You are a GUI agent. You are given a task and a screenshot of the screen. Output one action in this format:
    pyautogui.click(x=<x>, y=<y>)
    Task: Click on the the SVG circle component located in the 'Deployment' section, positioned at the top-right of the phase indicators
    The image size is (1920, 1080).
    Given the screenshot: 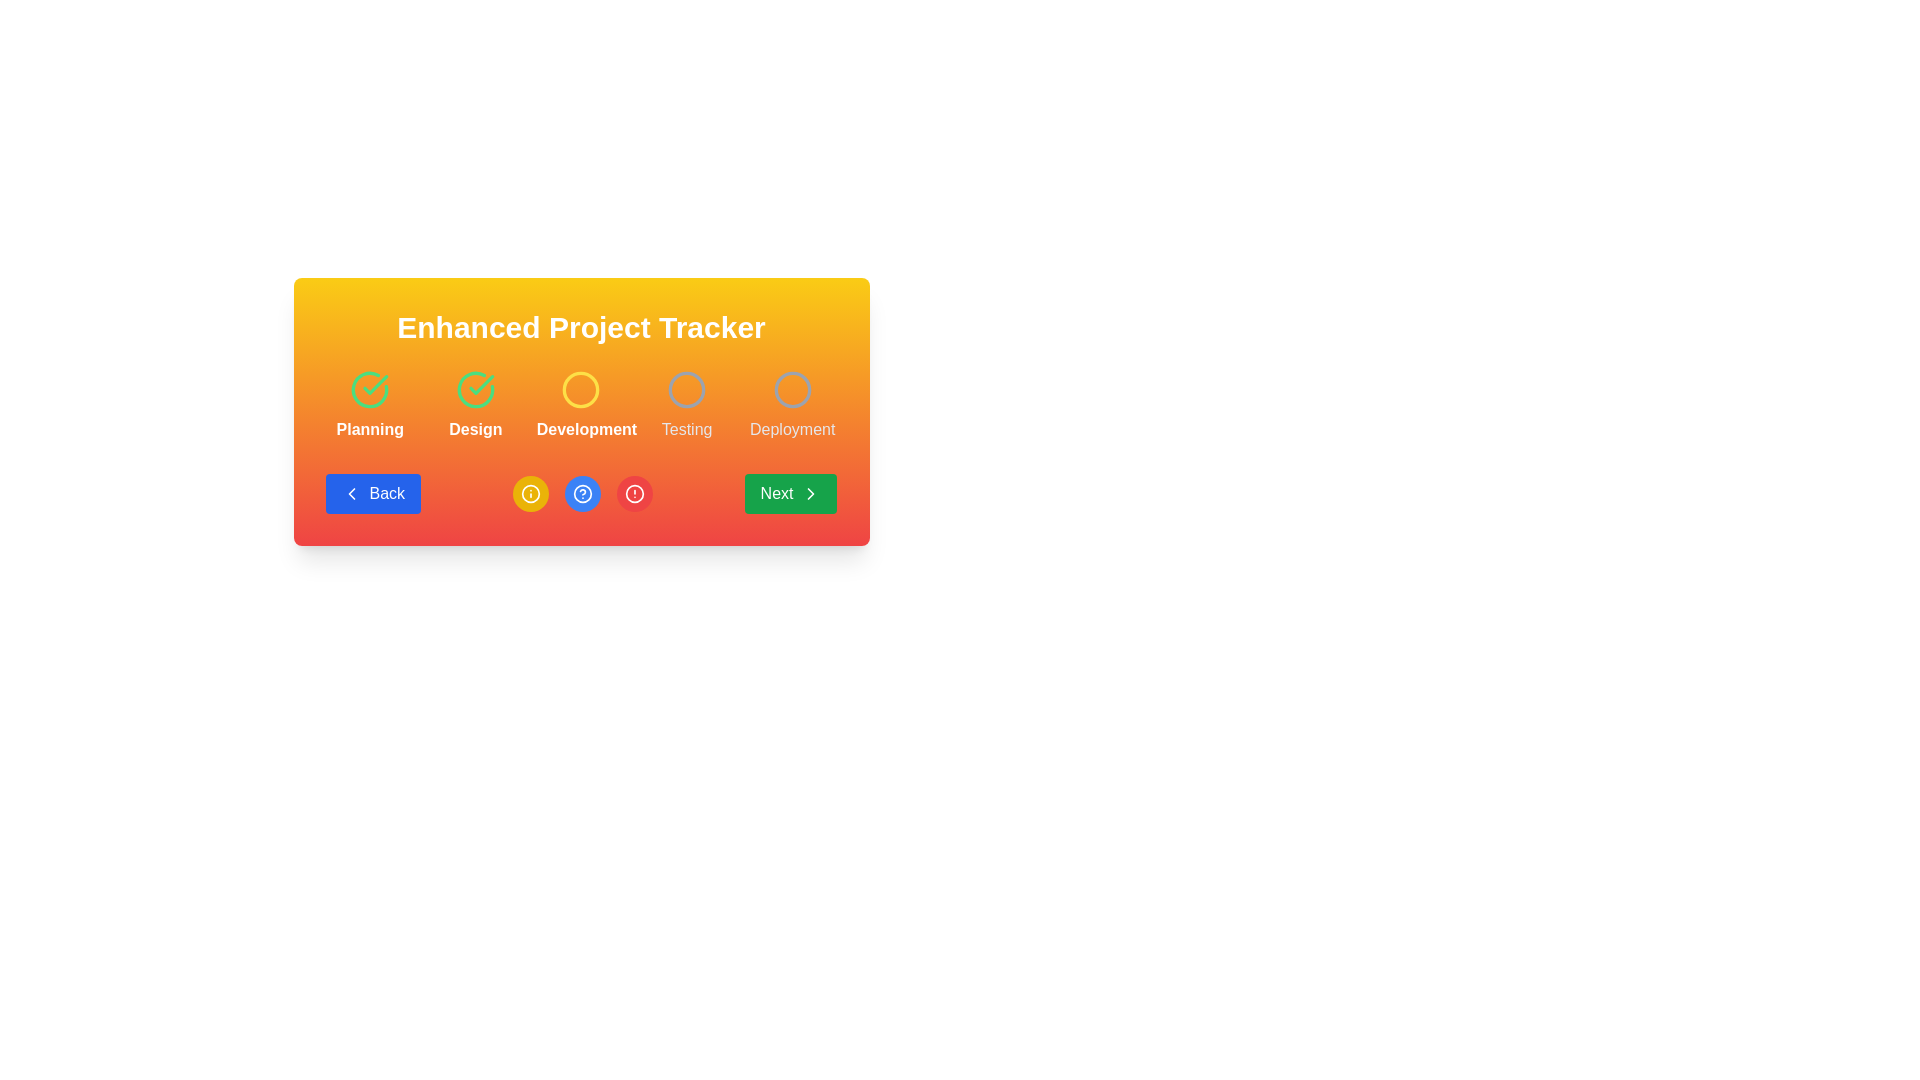 What is the action you would take?
    pyautogui.click(x=791, y=389)
    